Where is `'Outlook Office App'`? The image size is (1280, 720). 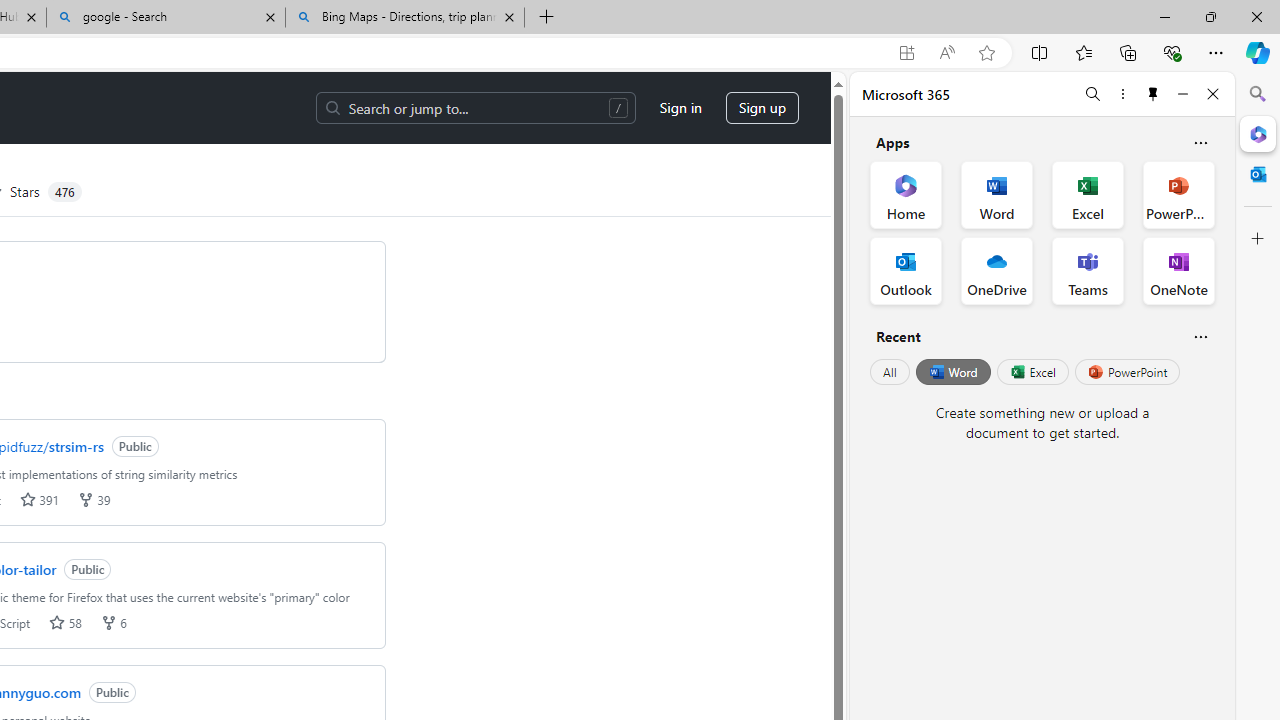
'Outlook Office App' is located at coordinates (905, 271).